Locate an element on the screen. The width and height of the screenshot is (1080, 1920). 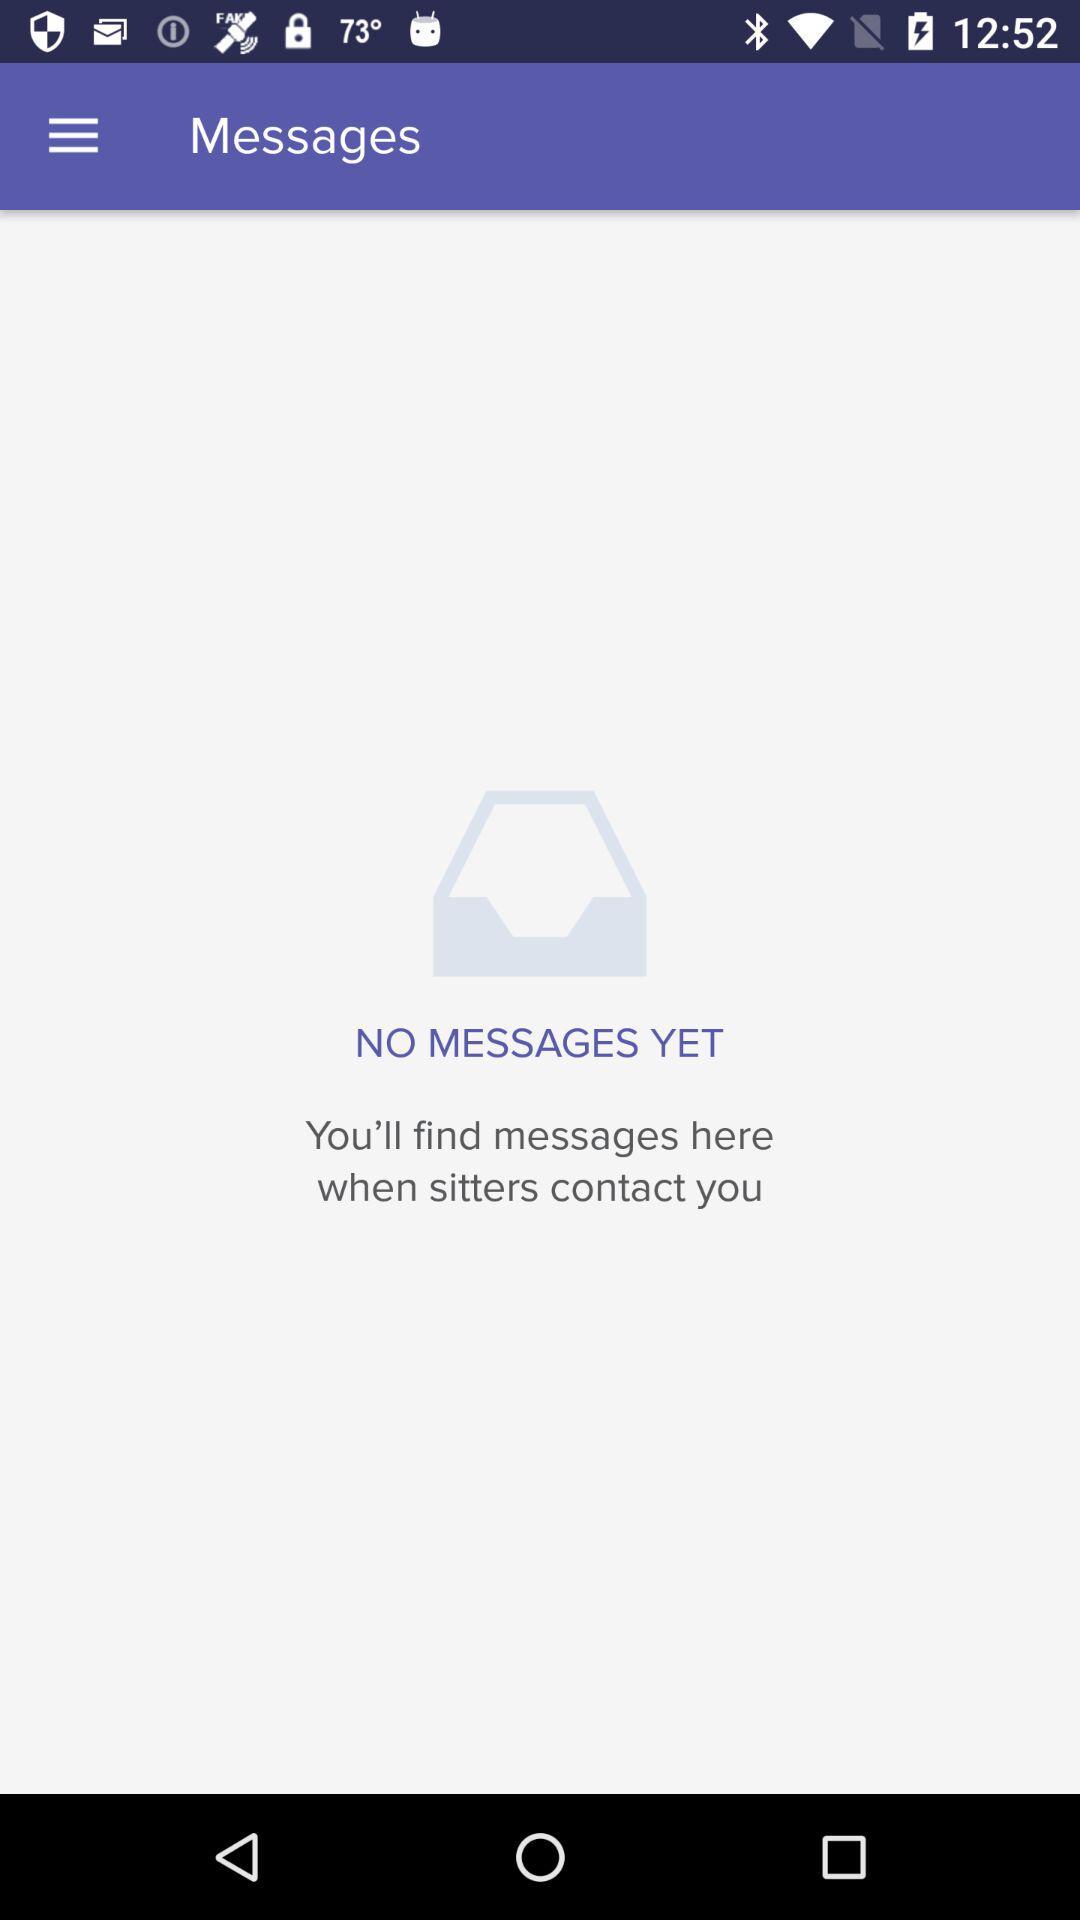
the icon next to messages item is located at coordinates (72, 135).